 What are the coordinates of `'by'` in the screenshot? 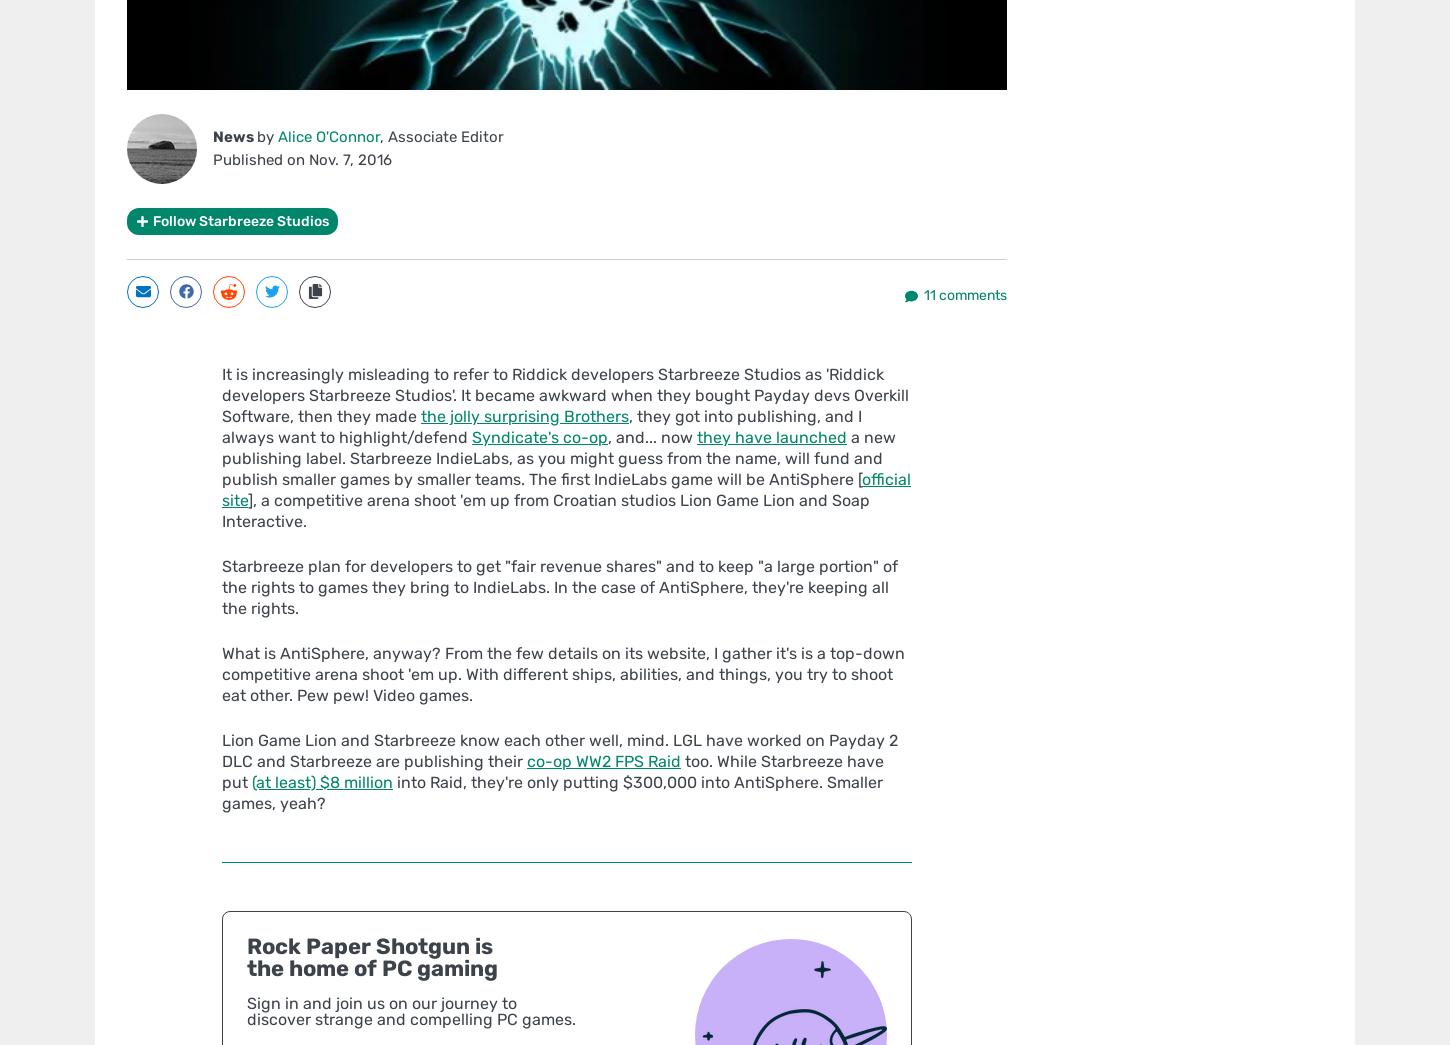 It's located at (265, 134).